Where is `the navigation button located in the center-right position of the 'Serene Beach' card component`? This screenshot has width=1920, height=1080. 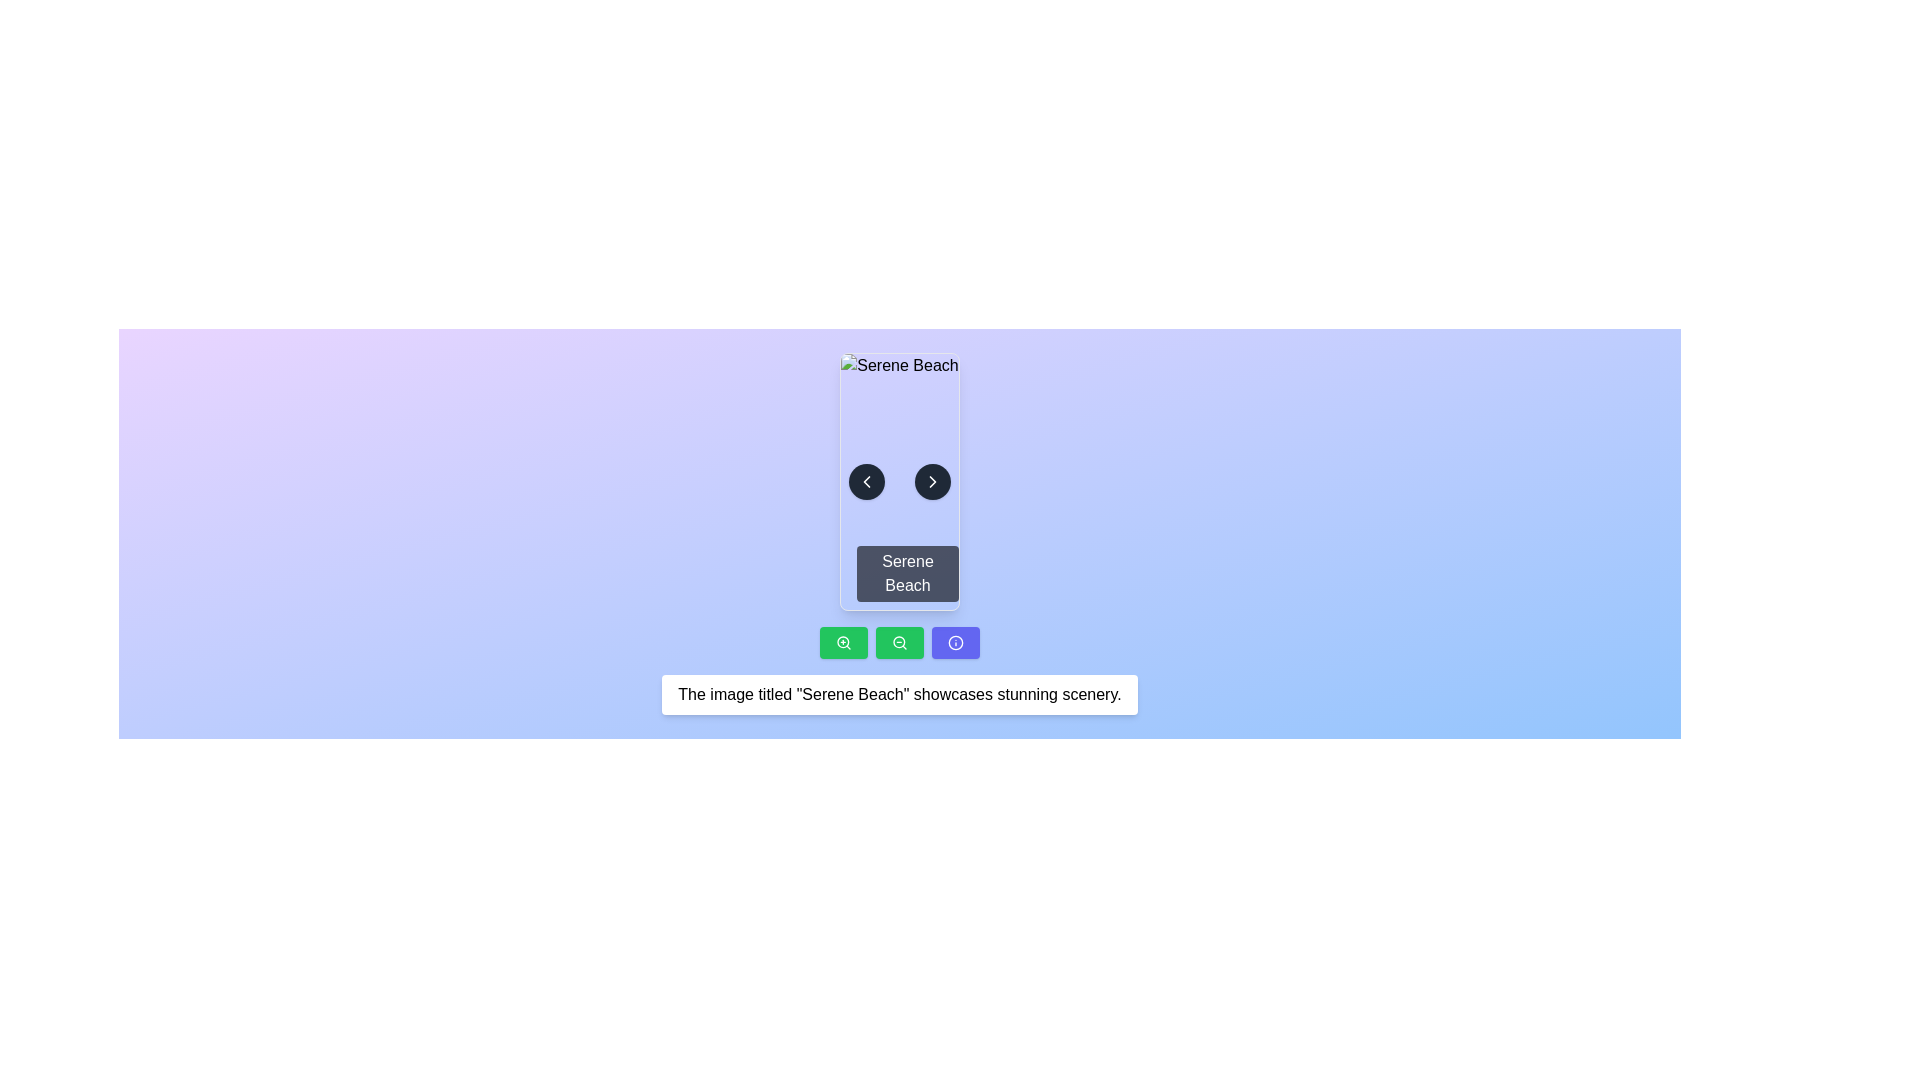 the navigation button located in the center-right position of the 'Serene Beach' card component is located at coordinates (931, 482).